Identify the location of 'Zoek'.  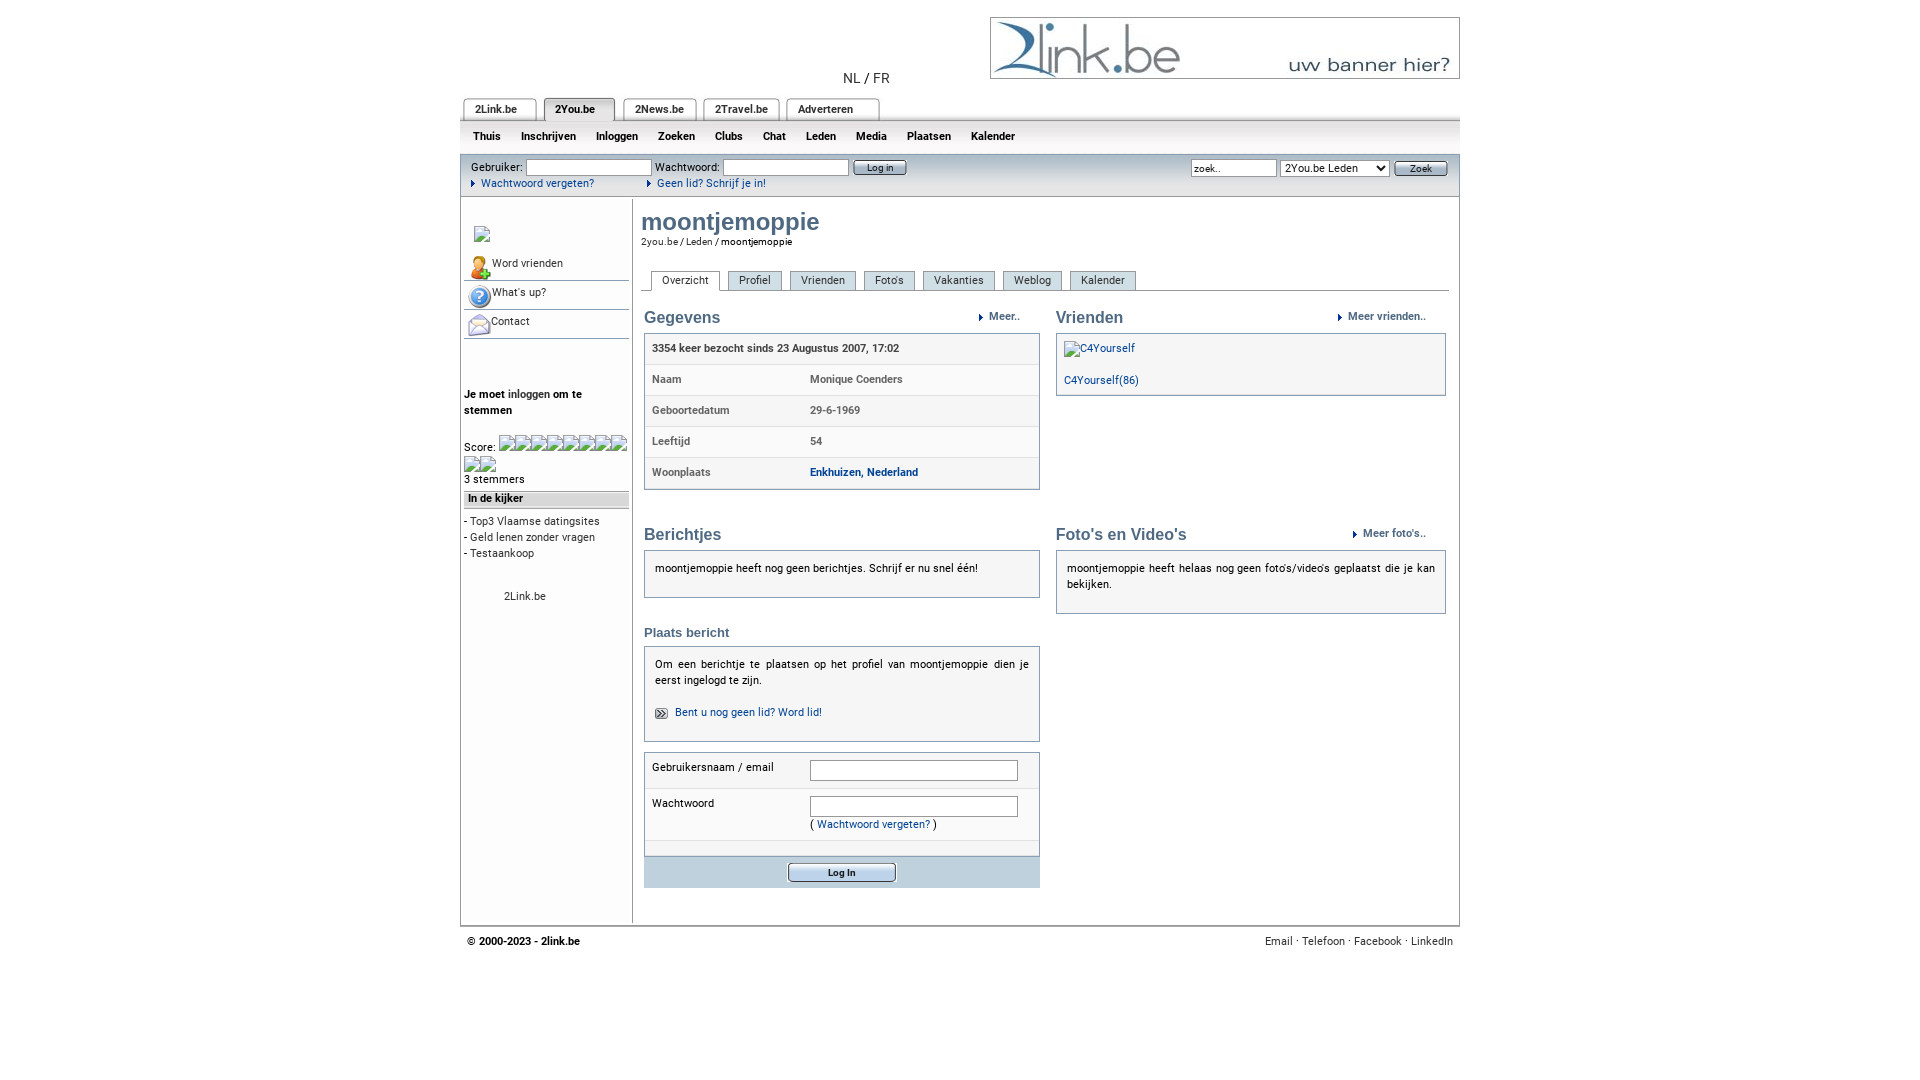
(1419, 166).